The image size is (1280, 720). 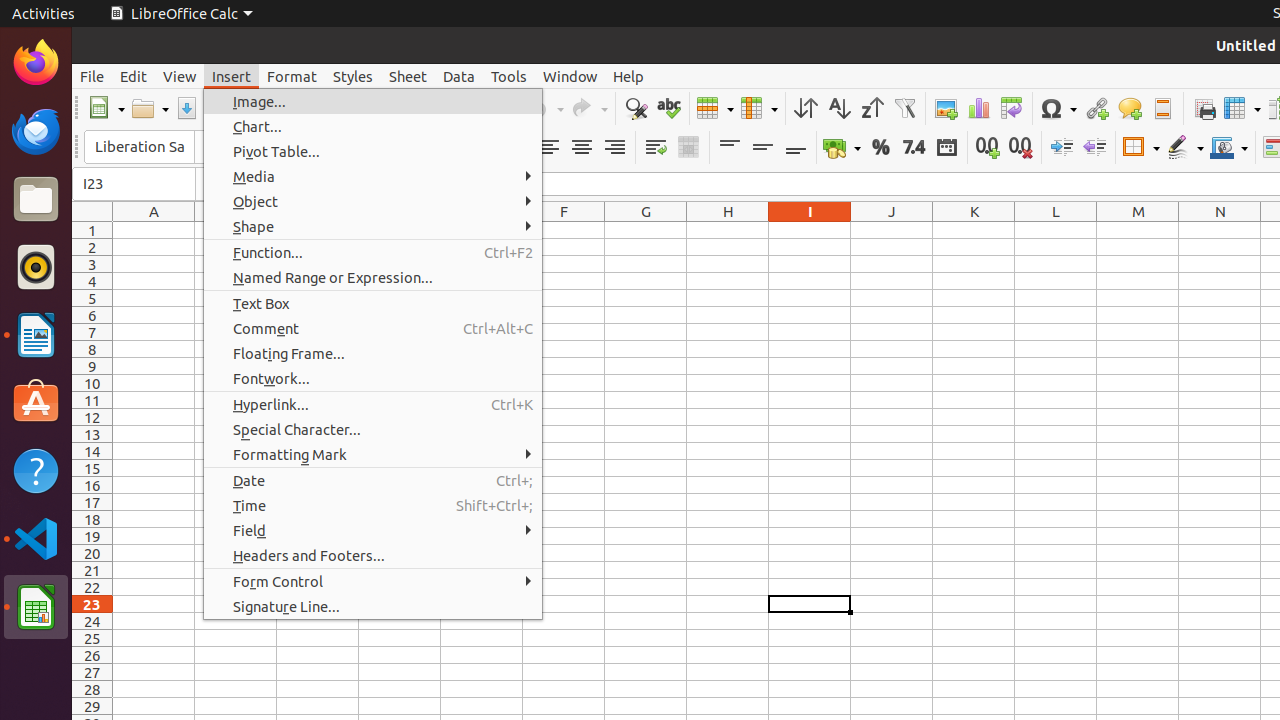 What do you see at coordinates (372, 378) in the screenshot?
I see `'Fontwork...'` at bounding box center [372, 378].